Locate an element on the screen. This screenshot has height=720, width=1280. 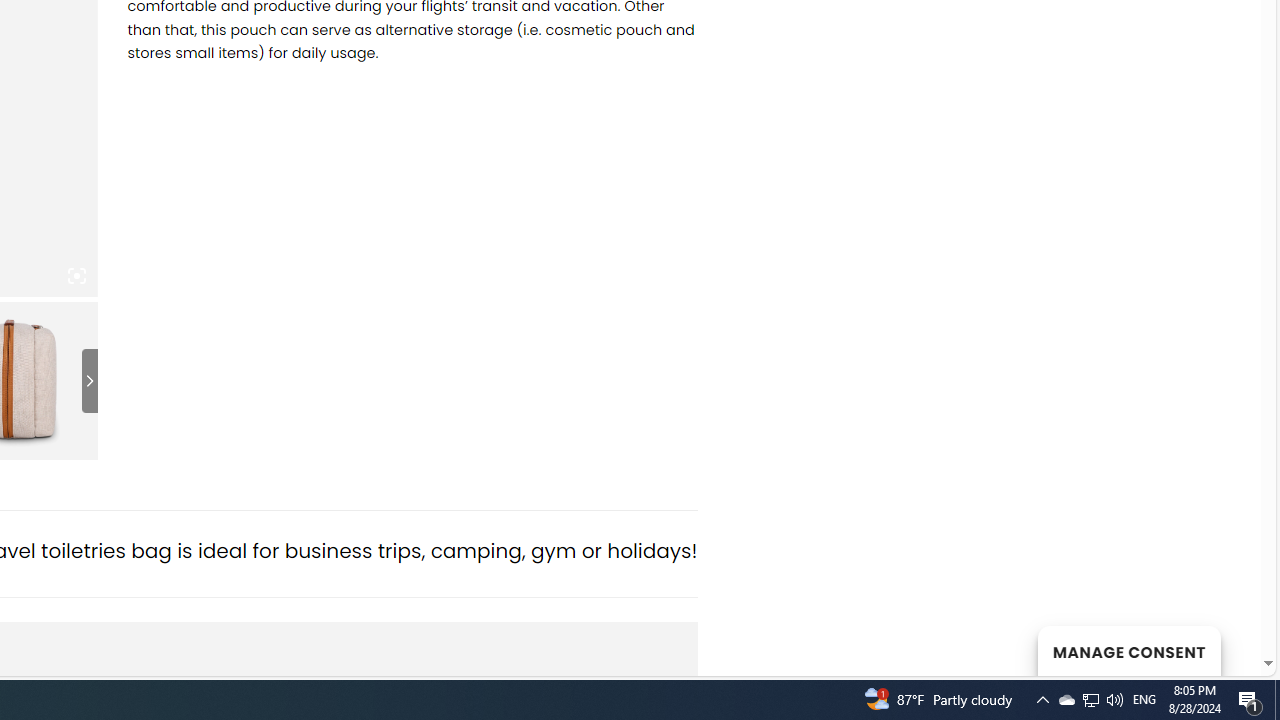
'Class: iconic-woothumbs-fullscreen' is located at coordinates (76, 276).